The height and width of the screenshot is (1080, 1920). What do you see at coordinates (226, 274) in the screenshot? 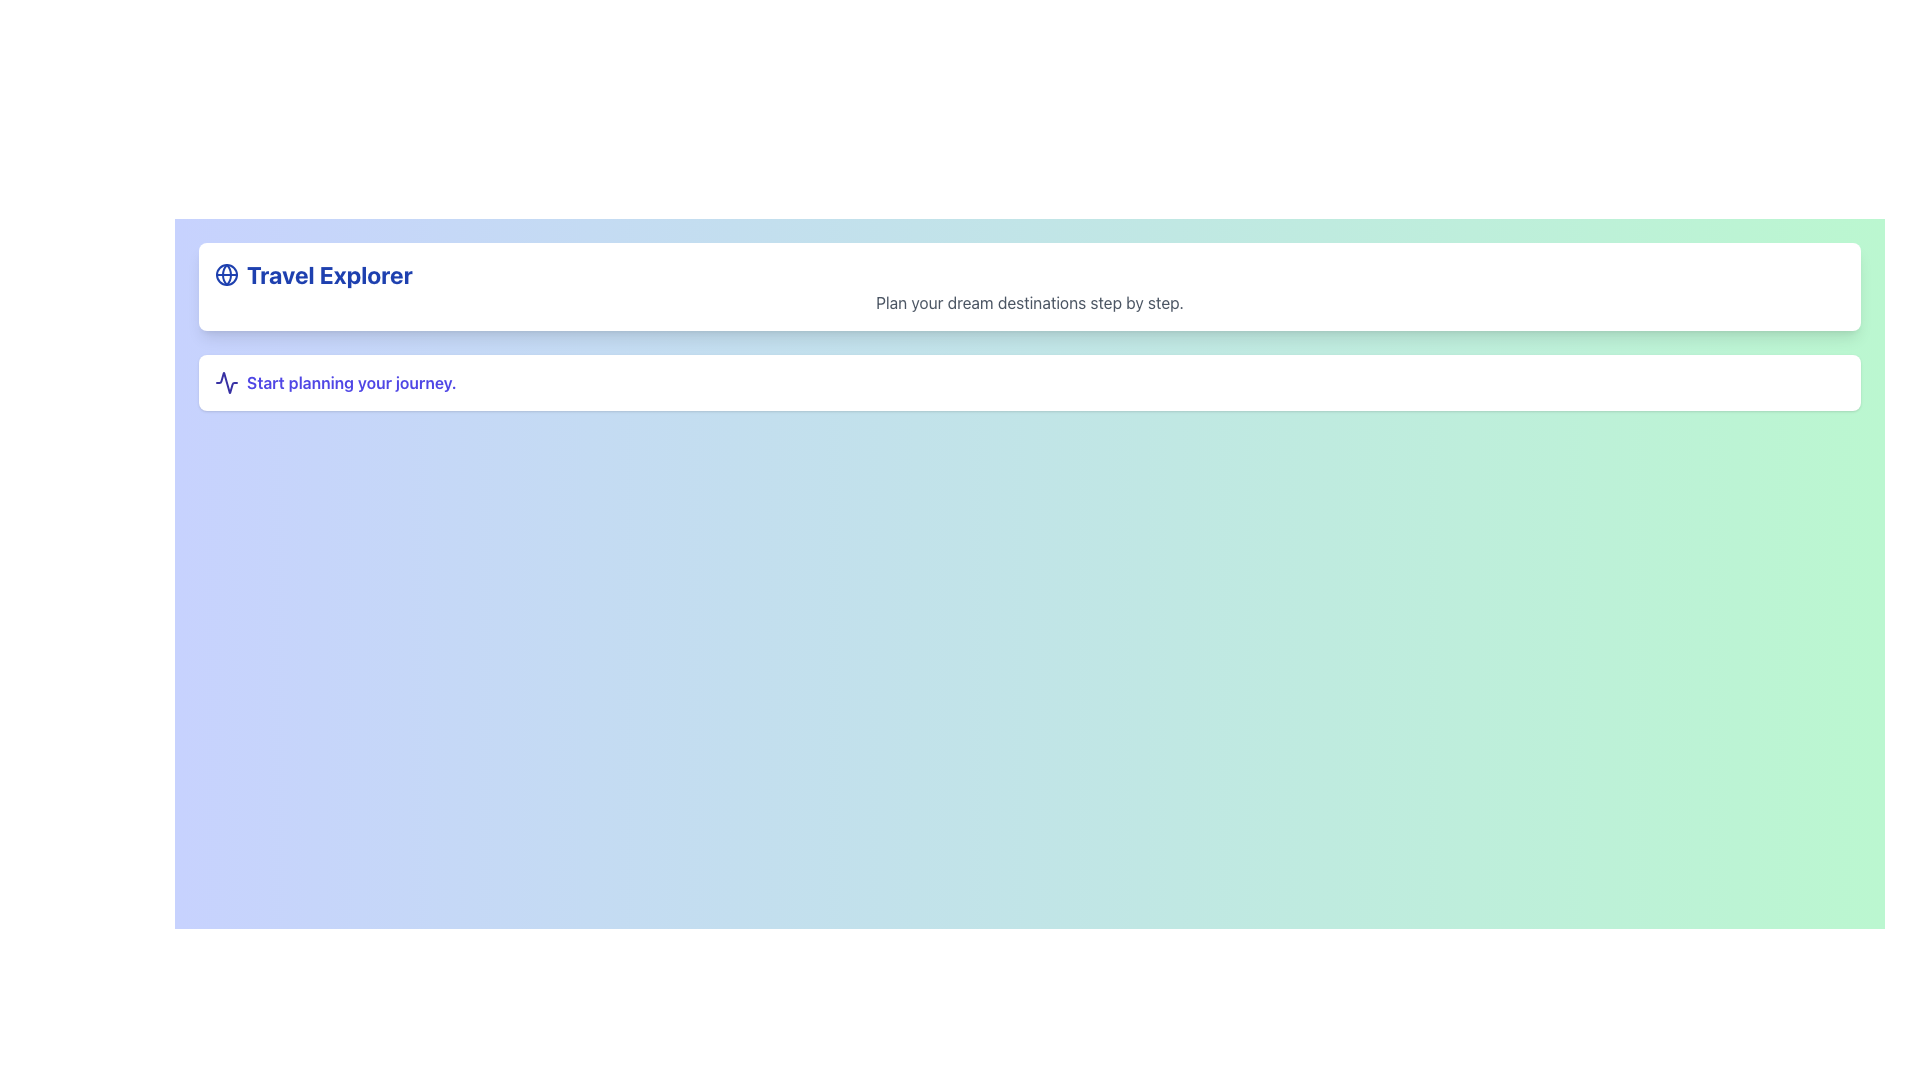
I see `the circle element within the SVG graphic that is part of a logo resembling a globe, located to the left of the text 'Travel Explorer'` at bounding box center [226, 274].